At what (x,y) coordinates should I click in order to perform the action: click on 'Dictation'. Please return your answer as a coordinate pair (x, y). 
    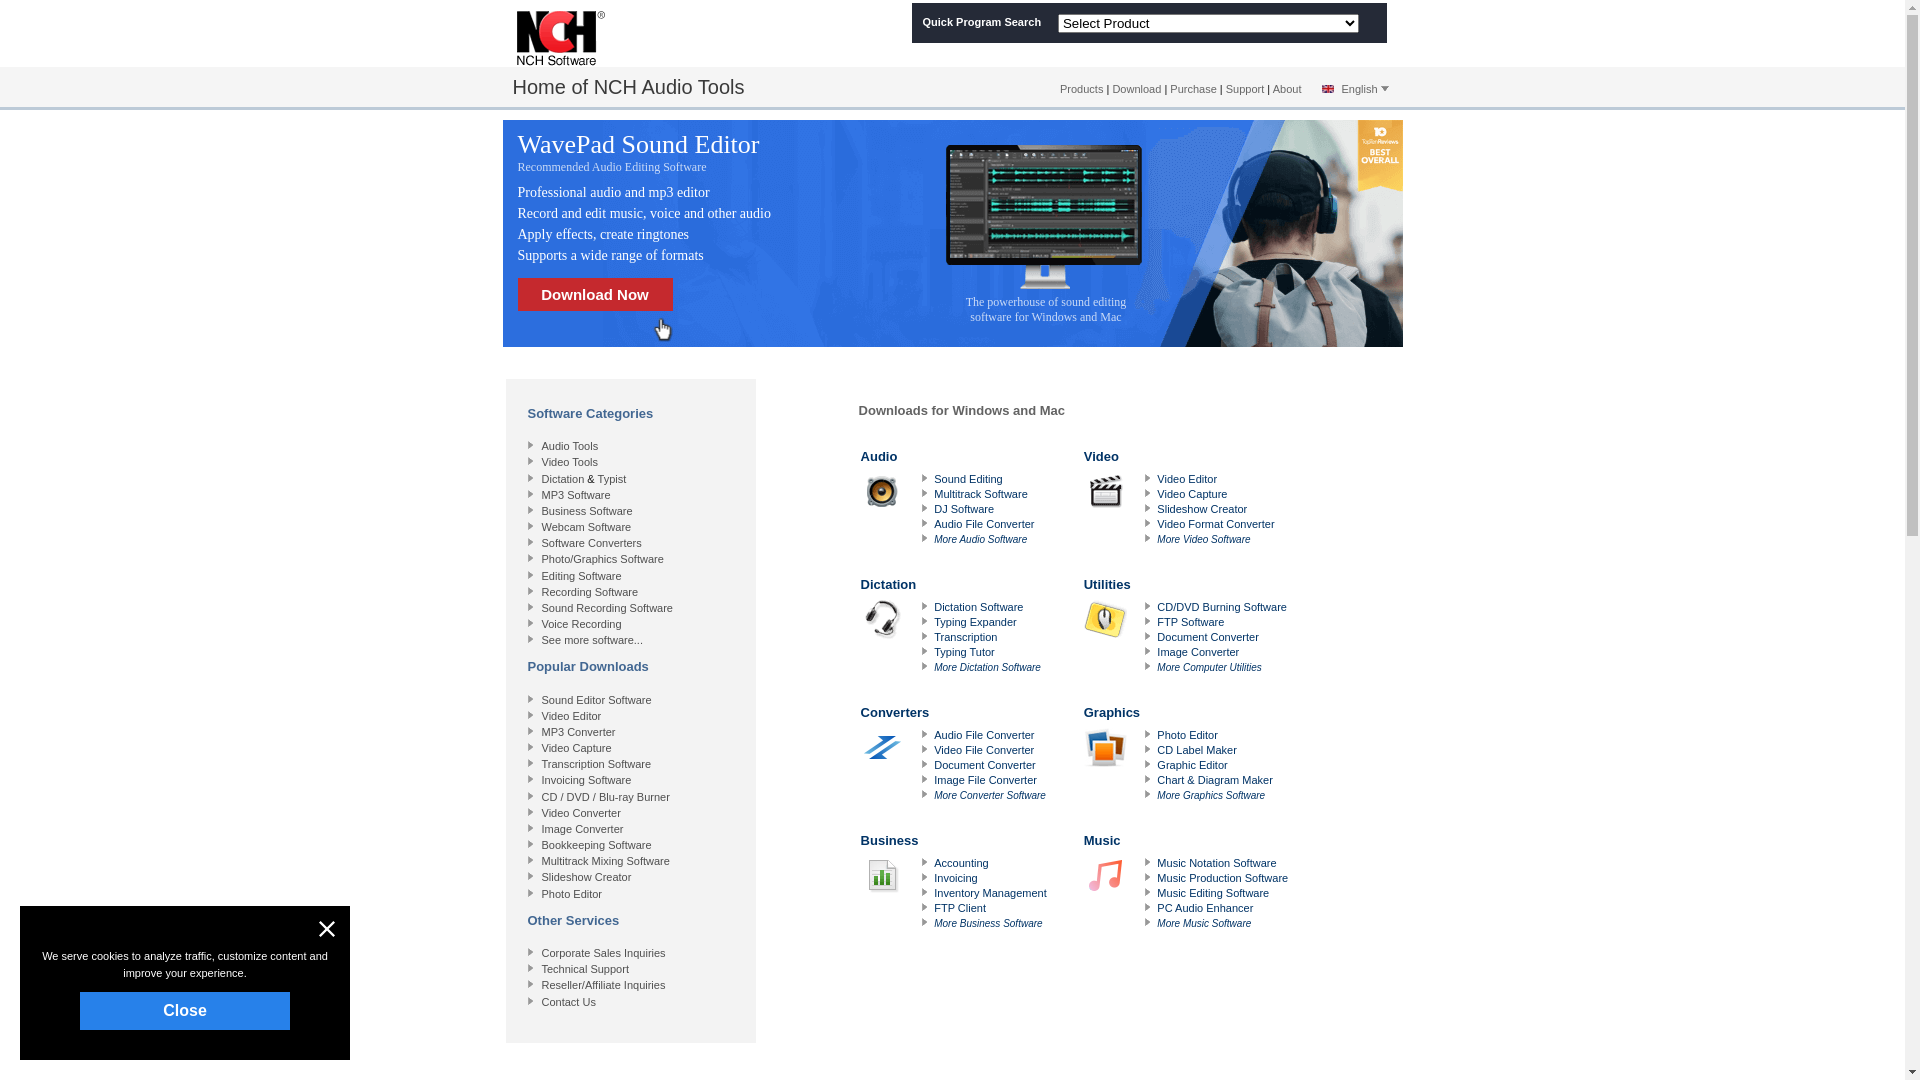
    Looking at the image, I should click on (542, 478).